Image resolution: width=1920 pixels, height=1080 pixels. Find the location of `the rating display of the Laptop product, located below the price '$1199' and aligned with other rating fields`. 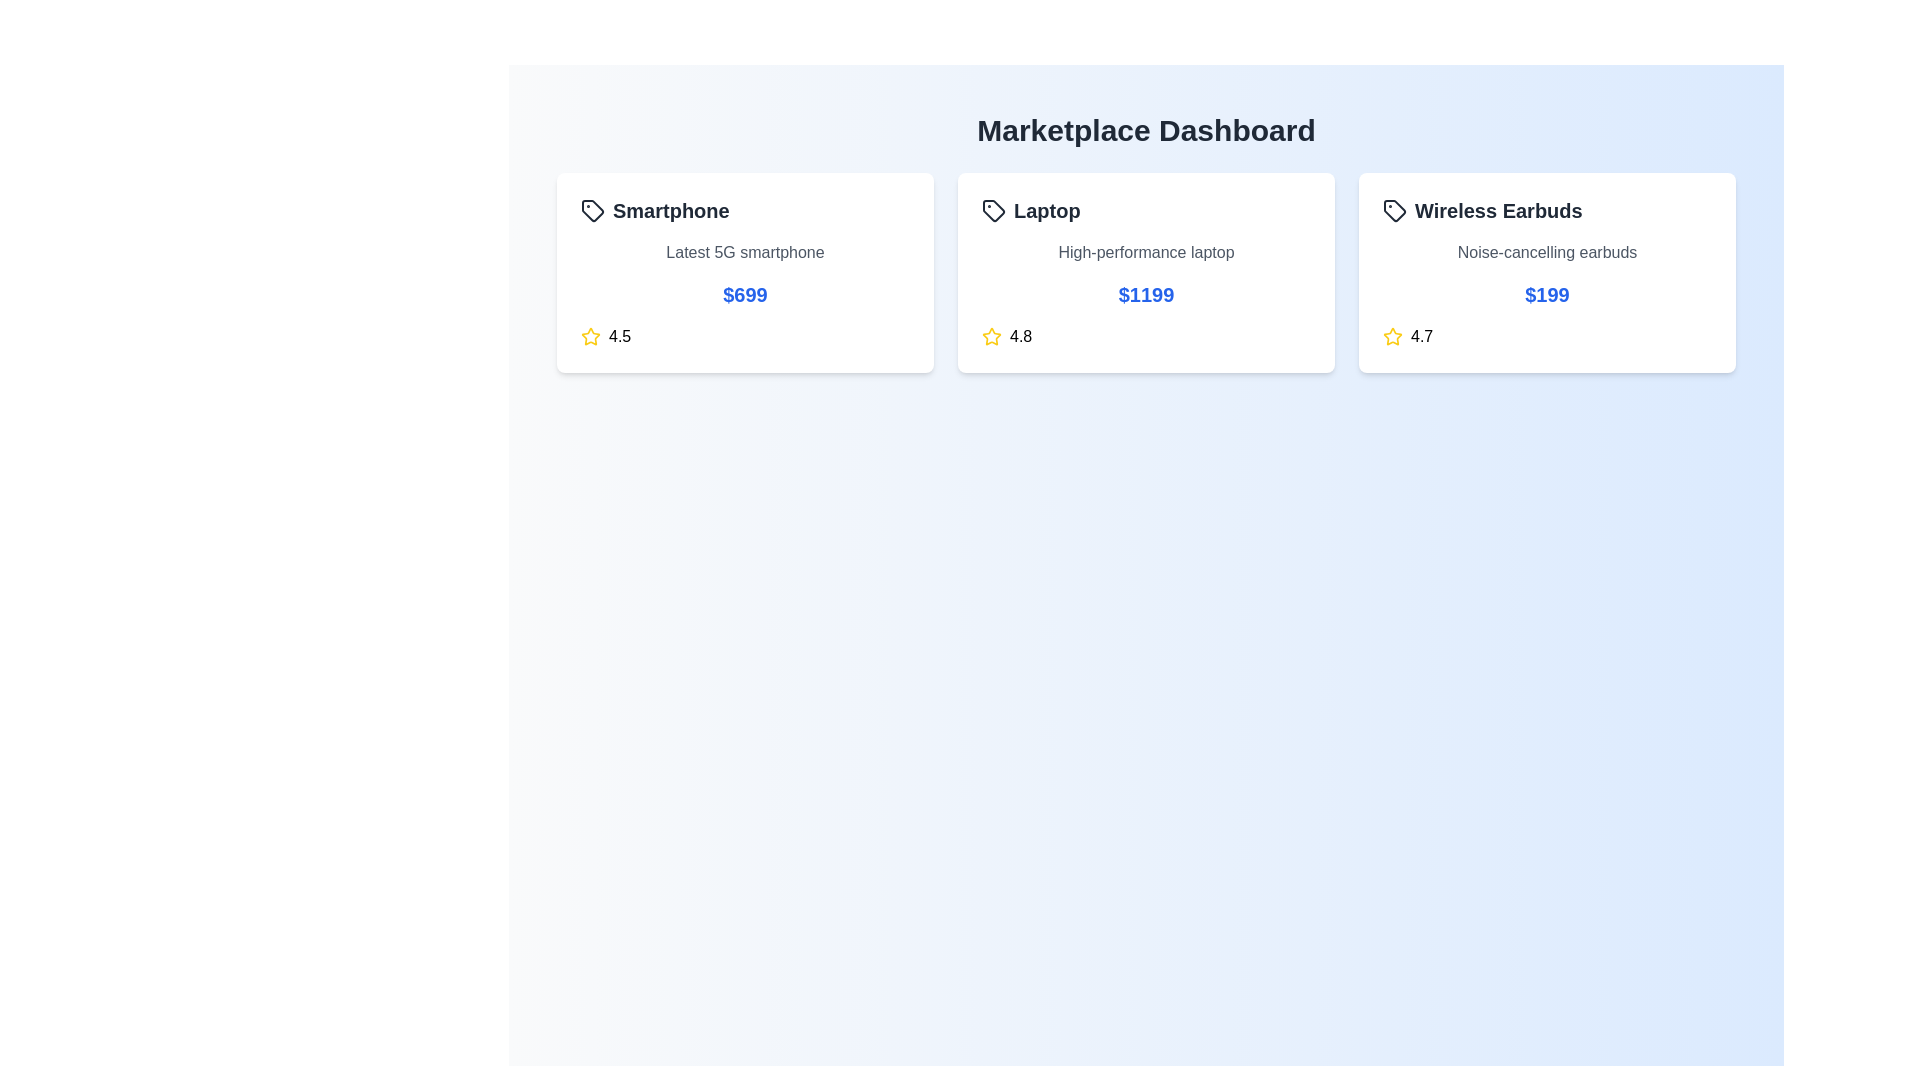

the rating display of the Laptop product, located below the price '$1199' and aligned with other rating fields is located at coordinates (1146, 335).